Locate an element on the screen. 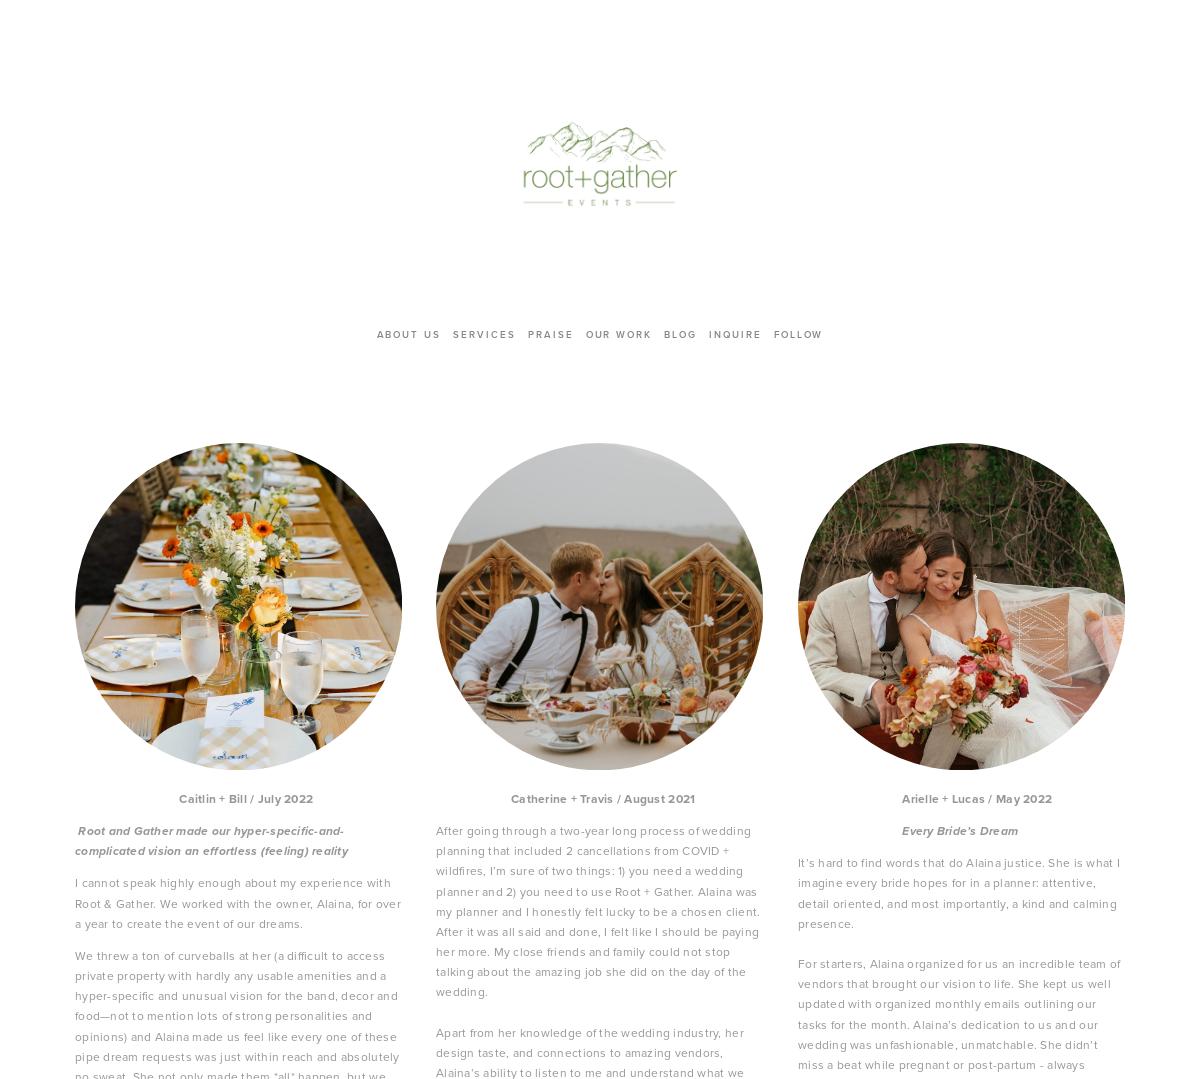  'I cannot speak highly enough about my experience with Root & Gather. We worked with the owner, Alaina, for over a year to create the event of our dreams.' is located at coordinates (238, 902).